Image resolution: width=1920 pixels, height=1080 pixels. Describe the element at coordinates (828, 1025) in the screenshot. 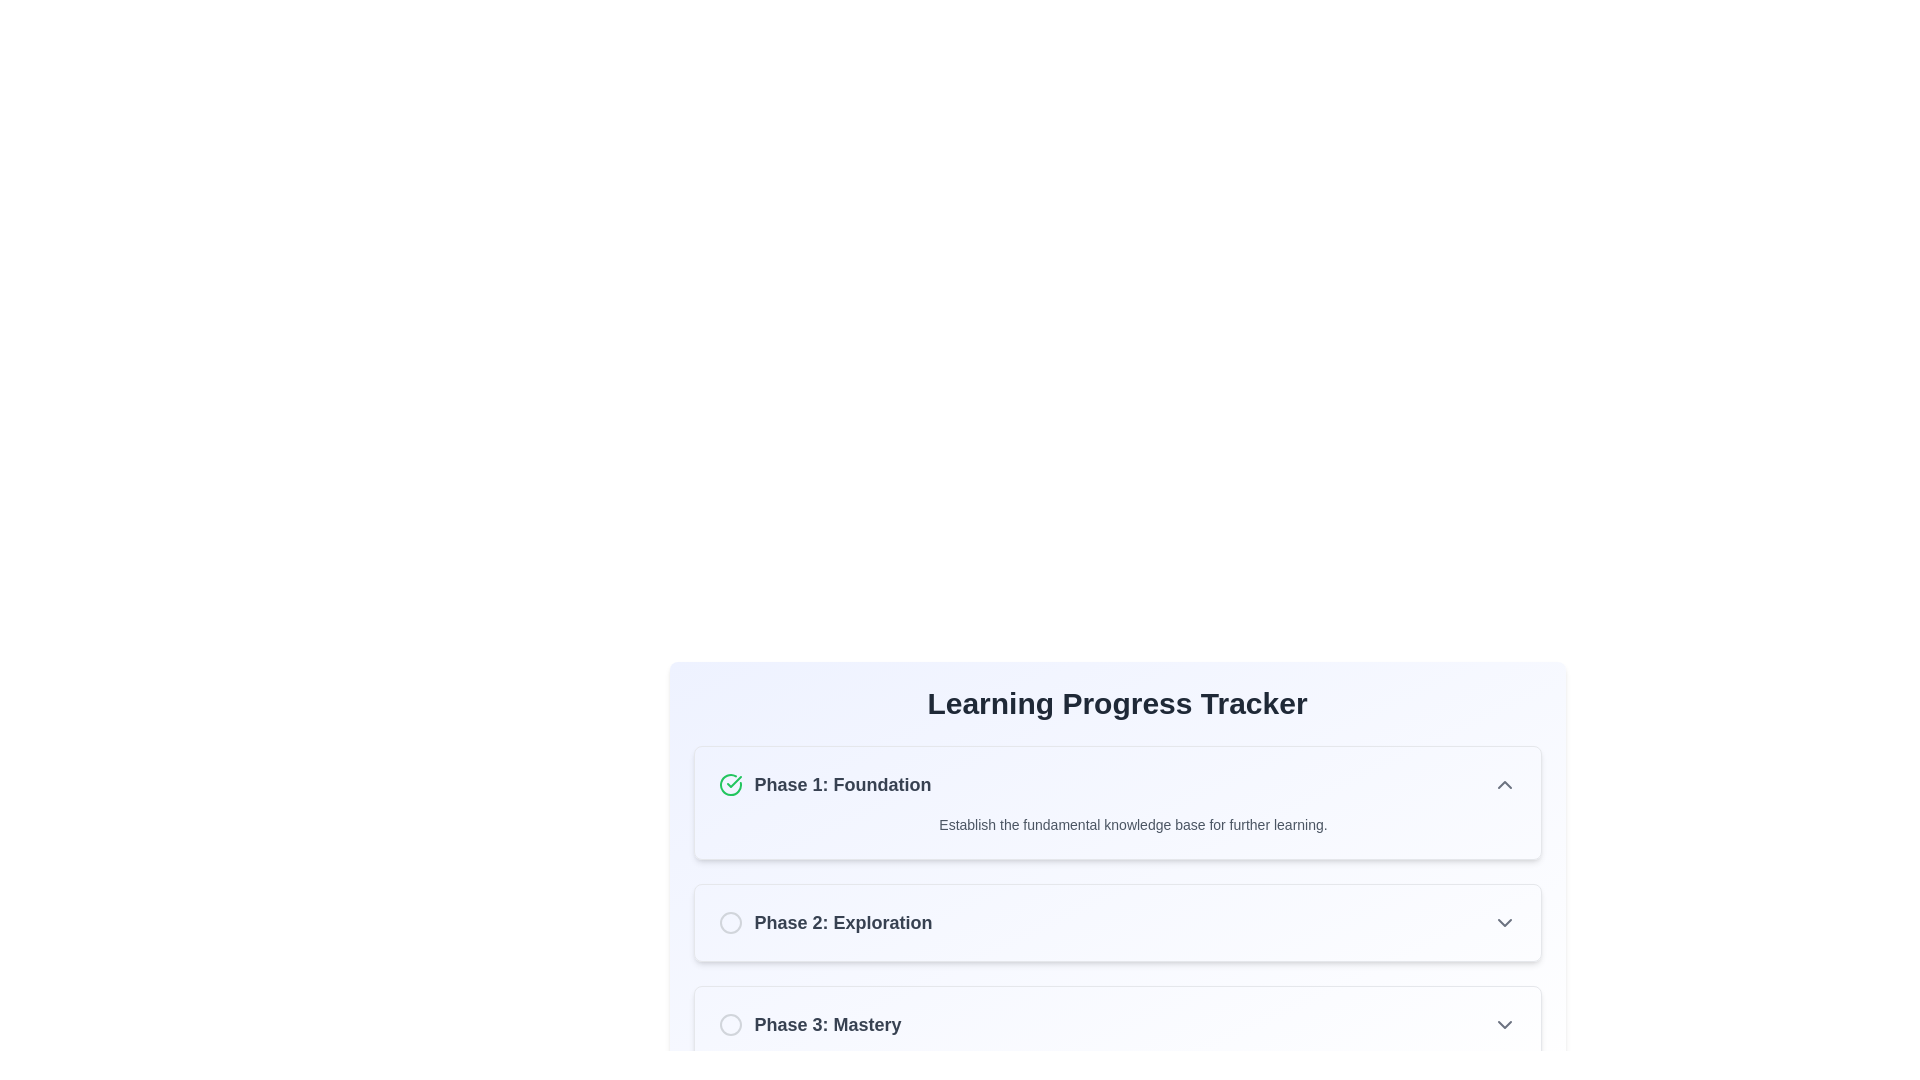

I see `text label indicating 'Phase 3' in the Learning Progress Tracker interface, which signifies the third stage named 'Mastery'` at that location.